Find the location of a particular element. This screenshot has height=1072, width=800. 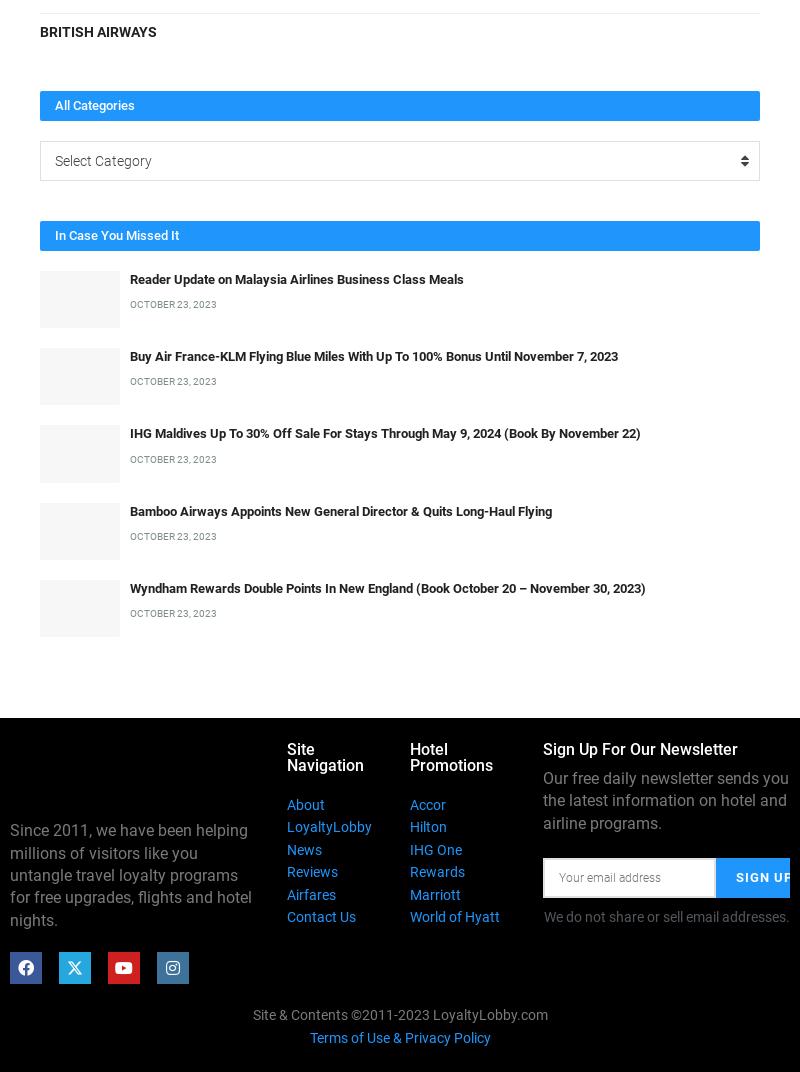

'Reviews' is located at coordinates (286, 870).